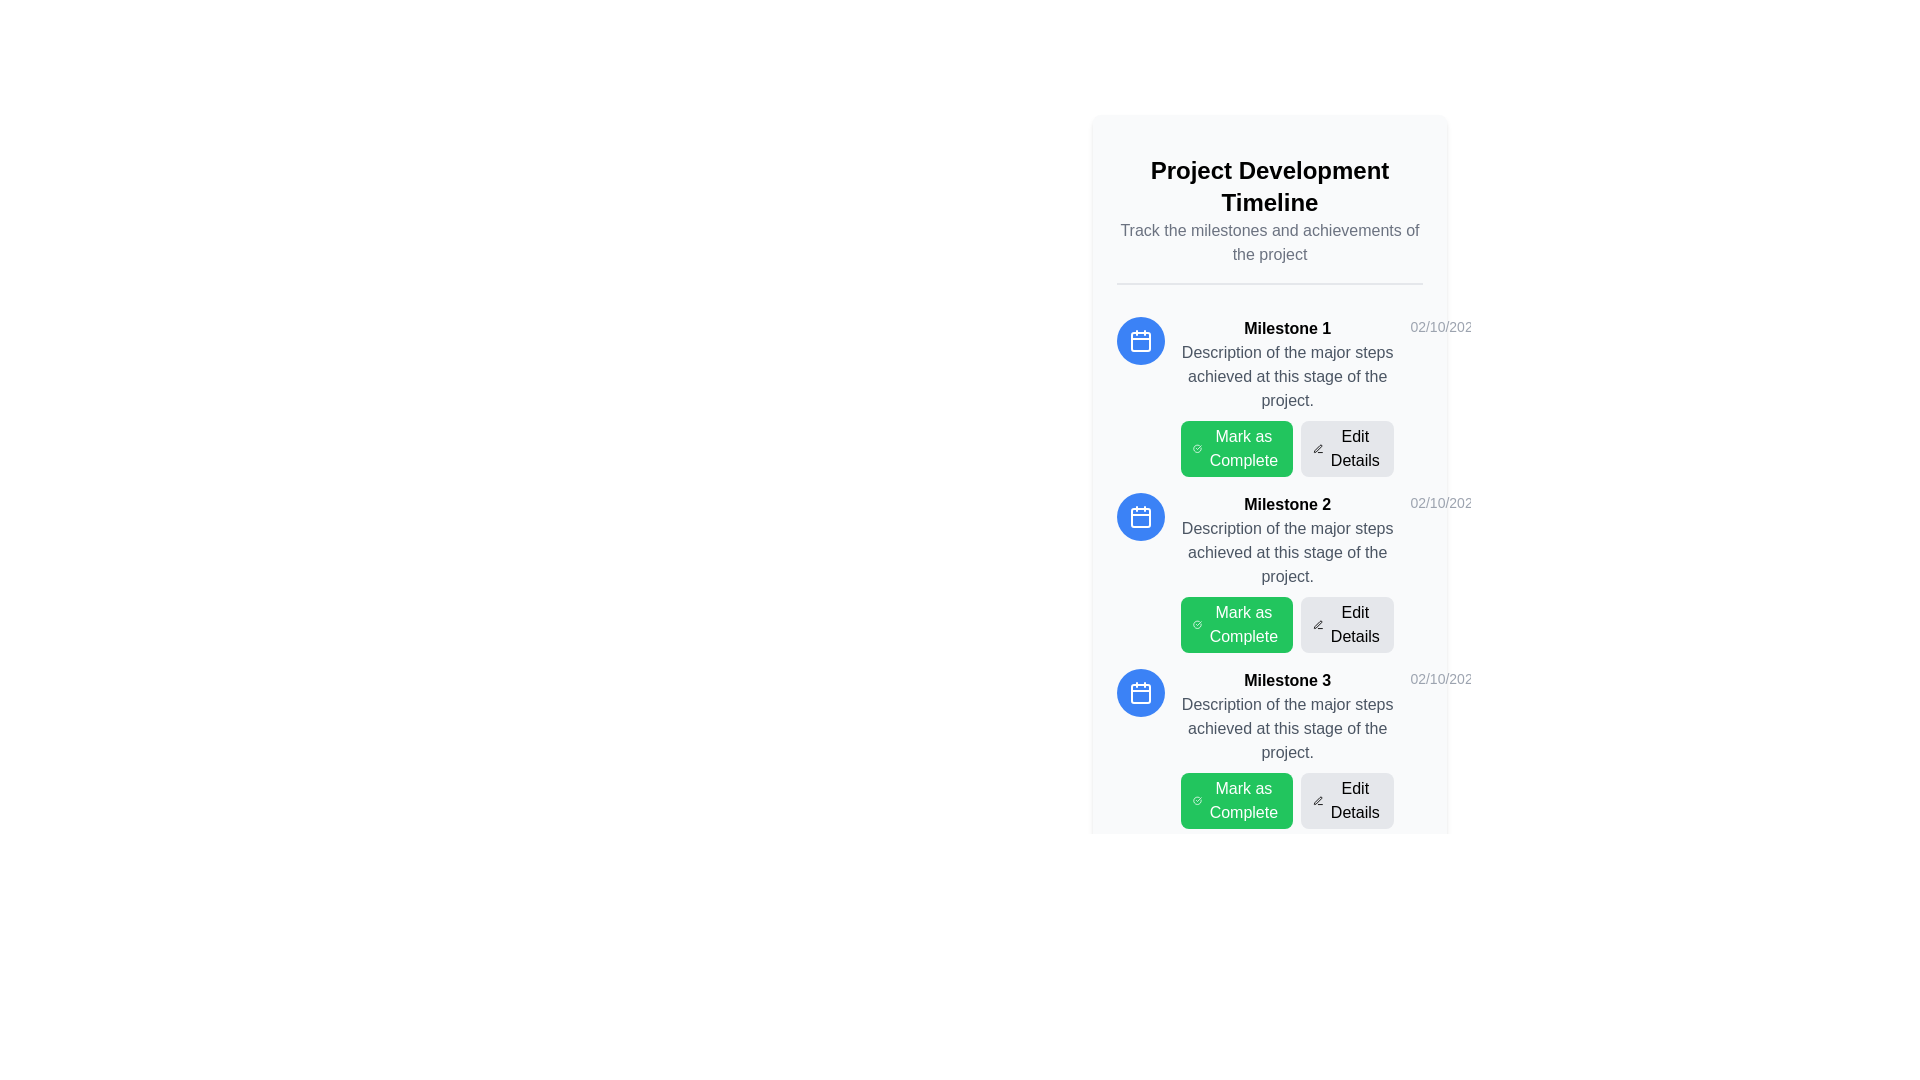 Image resolution: width=1920 pixels, height=1080 pixels. What do you see at coordinates (1141, 692) in the screenshot?
I see `the circular Icon Button with a blue background and white border containing a calendar icon, located in the top left corner of the milestone block labeled 'Milestone 3'` at bounding box center [1141, 692].